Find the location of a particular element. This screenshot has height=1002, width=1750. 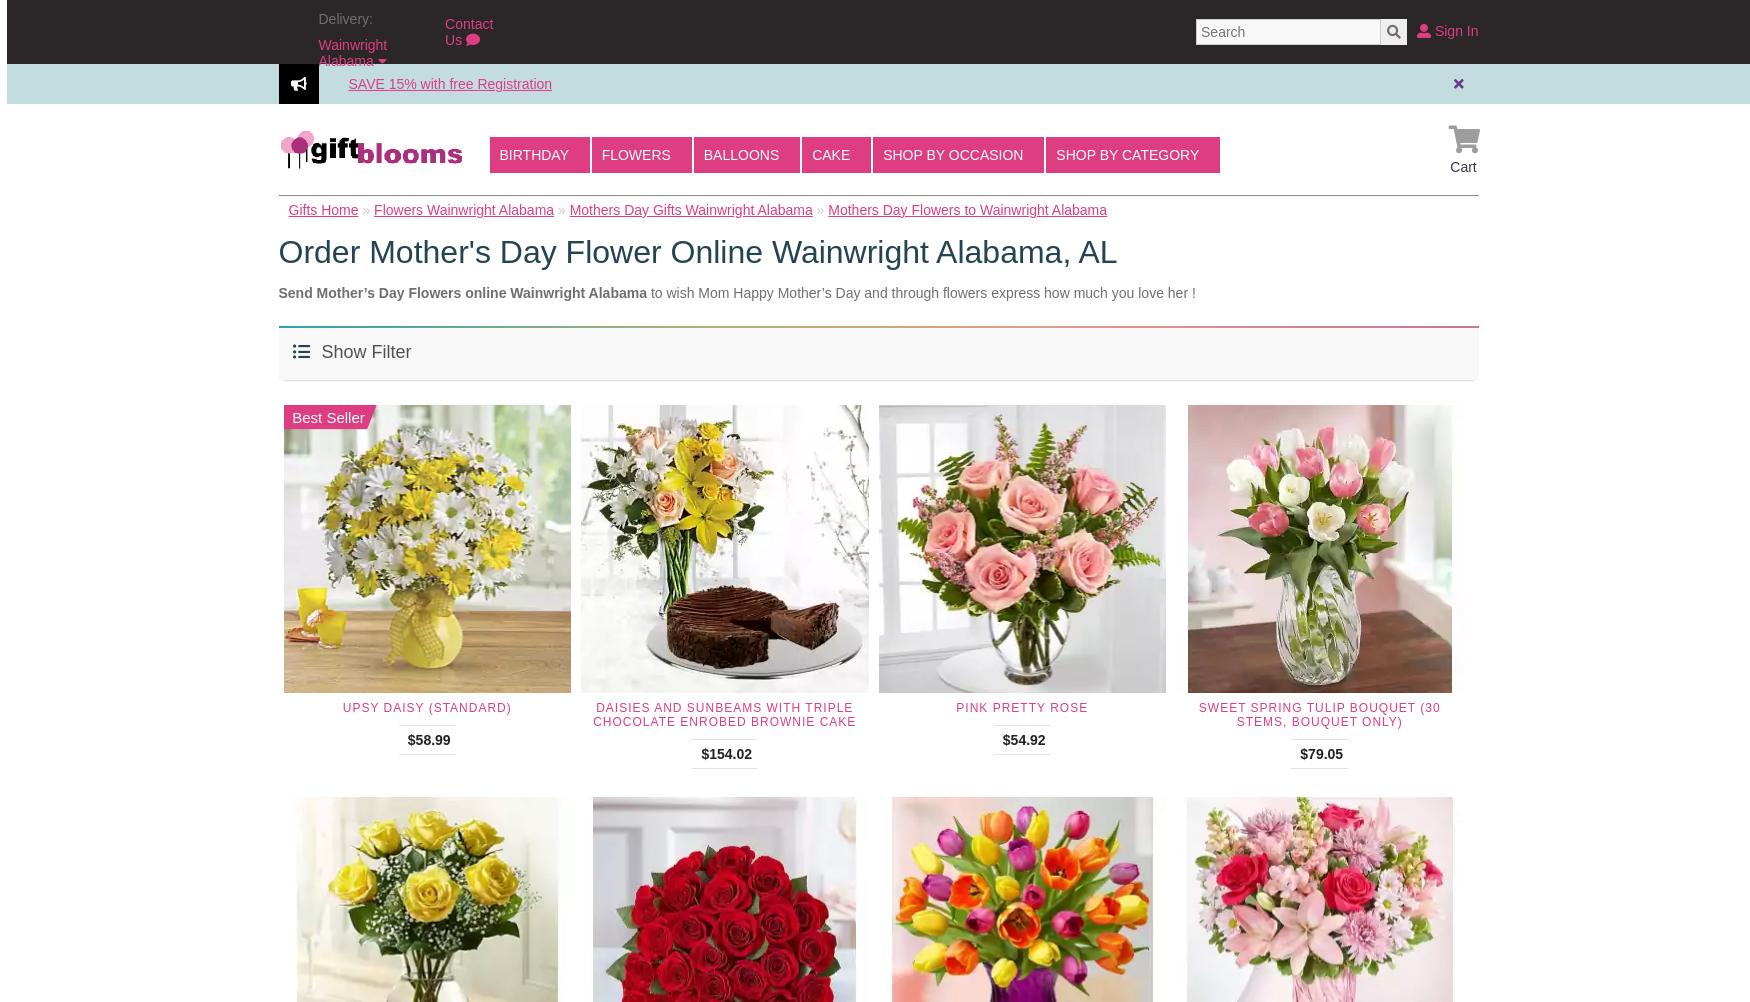

'Shop by Category' is located at coordinates (1127, 153).